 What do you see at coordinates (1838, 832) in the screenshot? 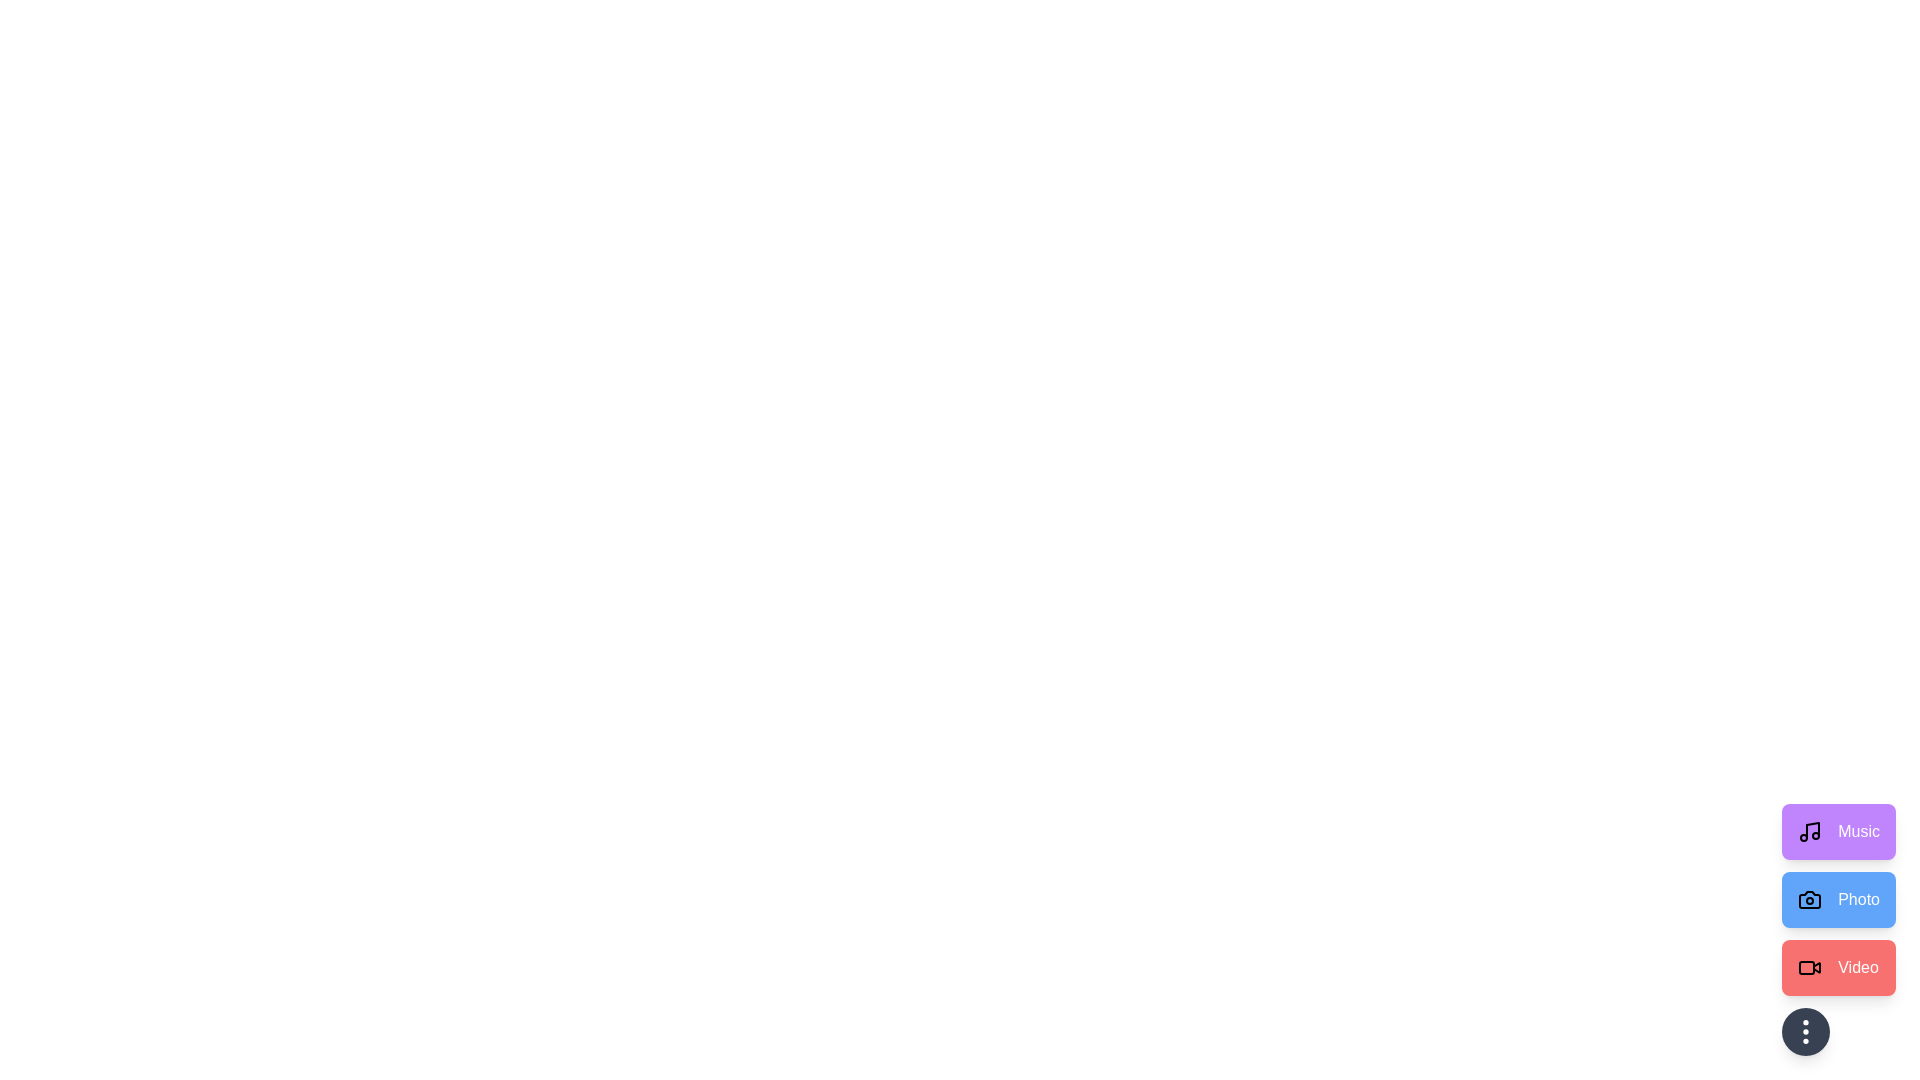
I see `the 'Music' option in the MultimediaSpeedDial component` at bounding box center [1838, 832].